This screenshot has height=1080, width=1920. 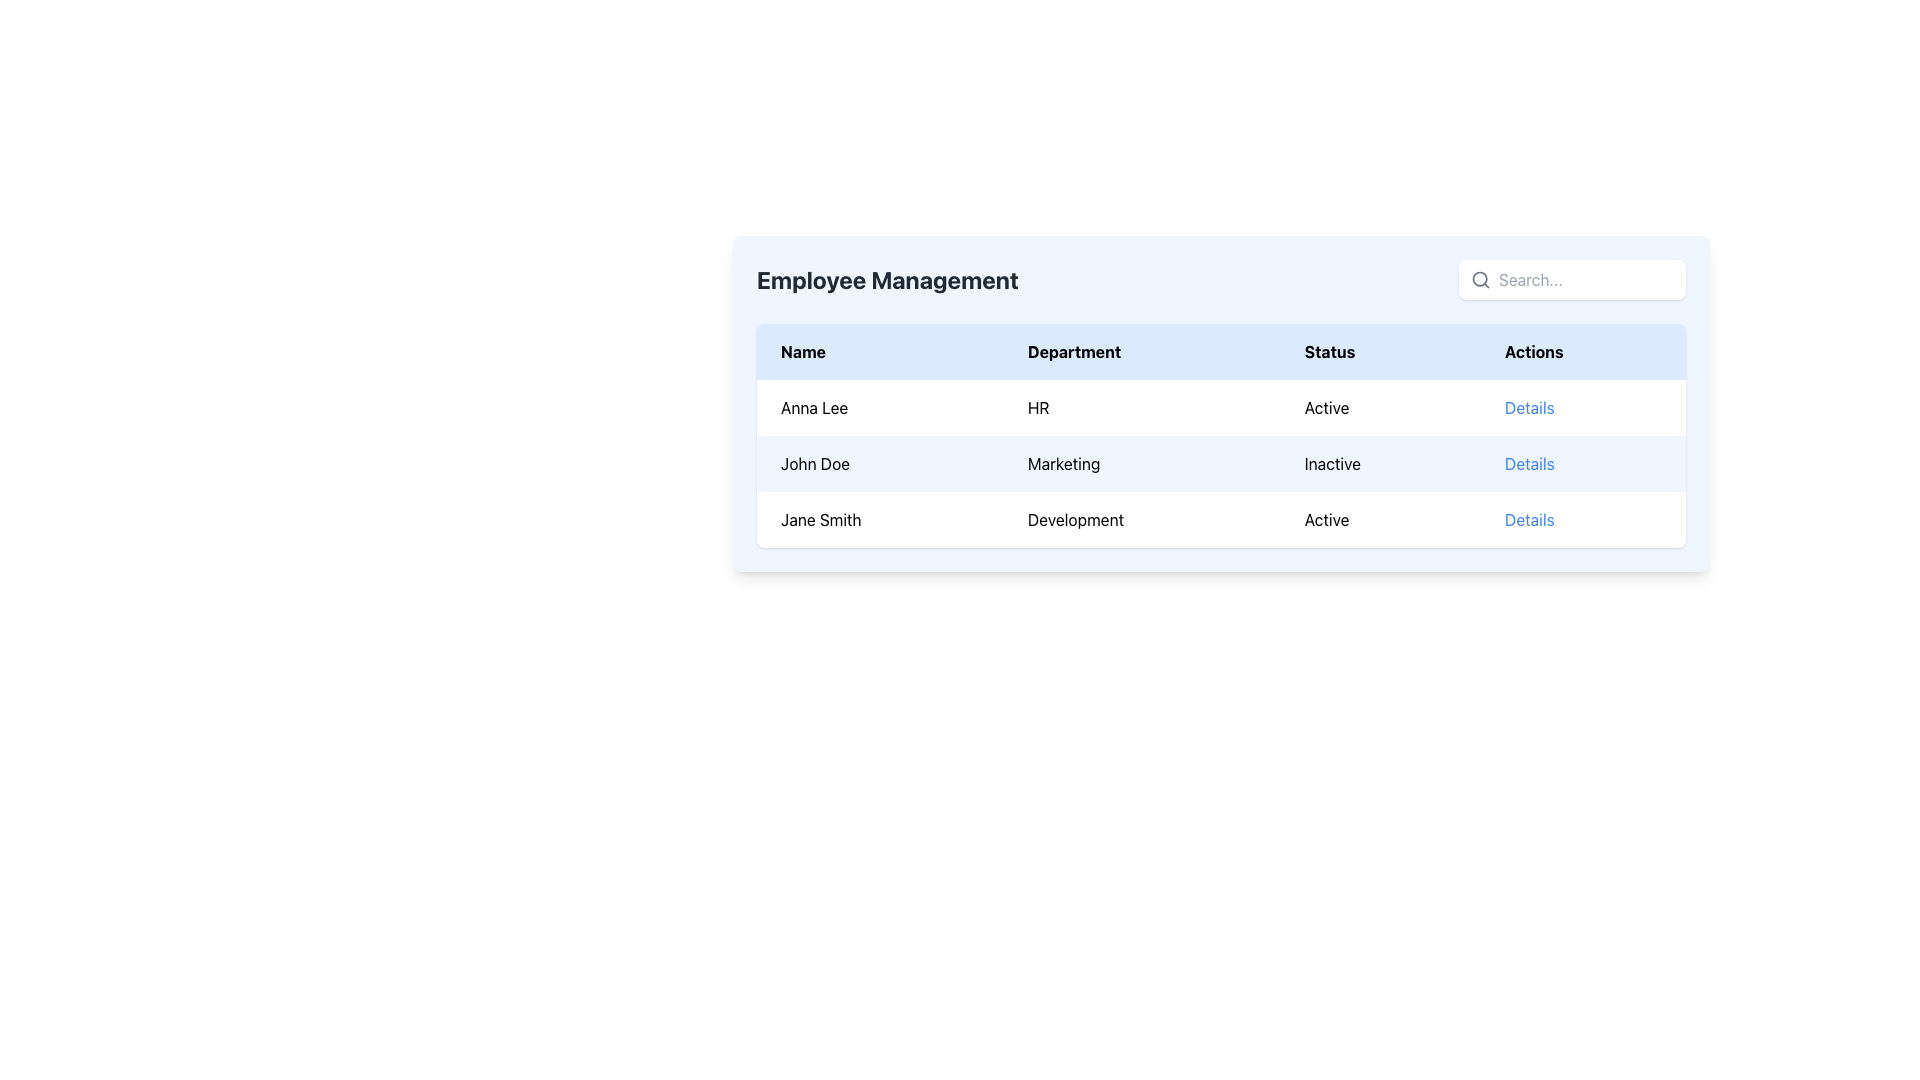 What do you see at coordinates (1528, 463) in the screenshot?
I see `the blue, underlined text link labeled 'Details' located in the second row of the 'Actions' column, next to the 'Inactive' status for 'John Doe'` at bounding box center [1528, 463].